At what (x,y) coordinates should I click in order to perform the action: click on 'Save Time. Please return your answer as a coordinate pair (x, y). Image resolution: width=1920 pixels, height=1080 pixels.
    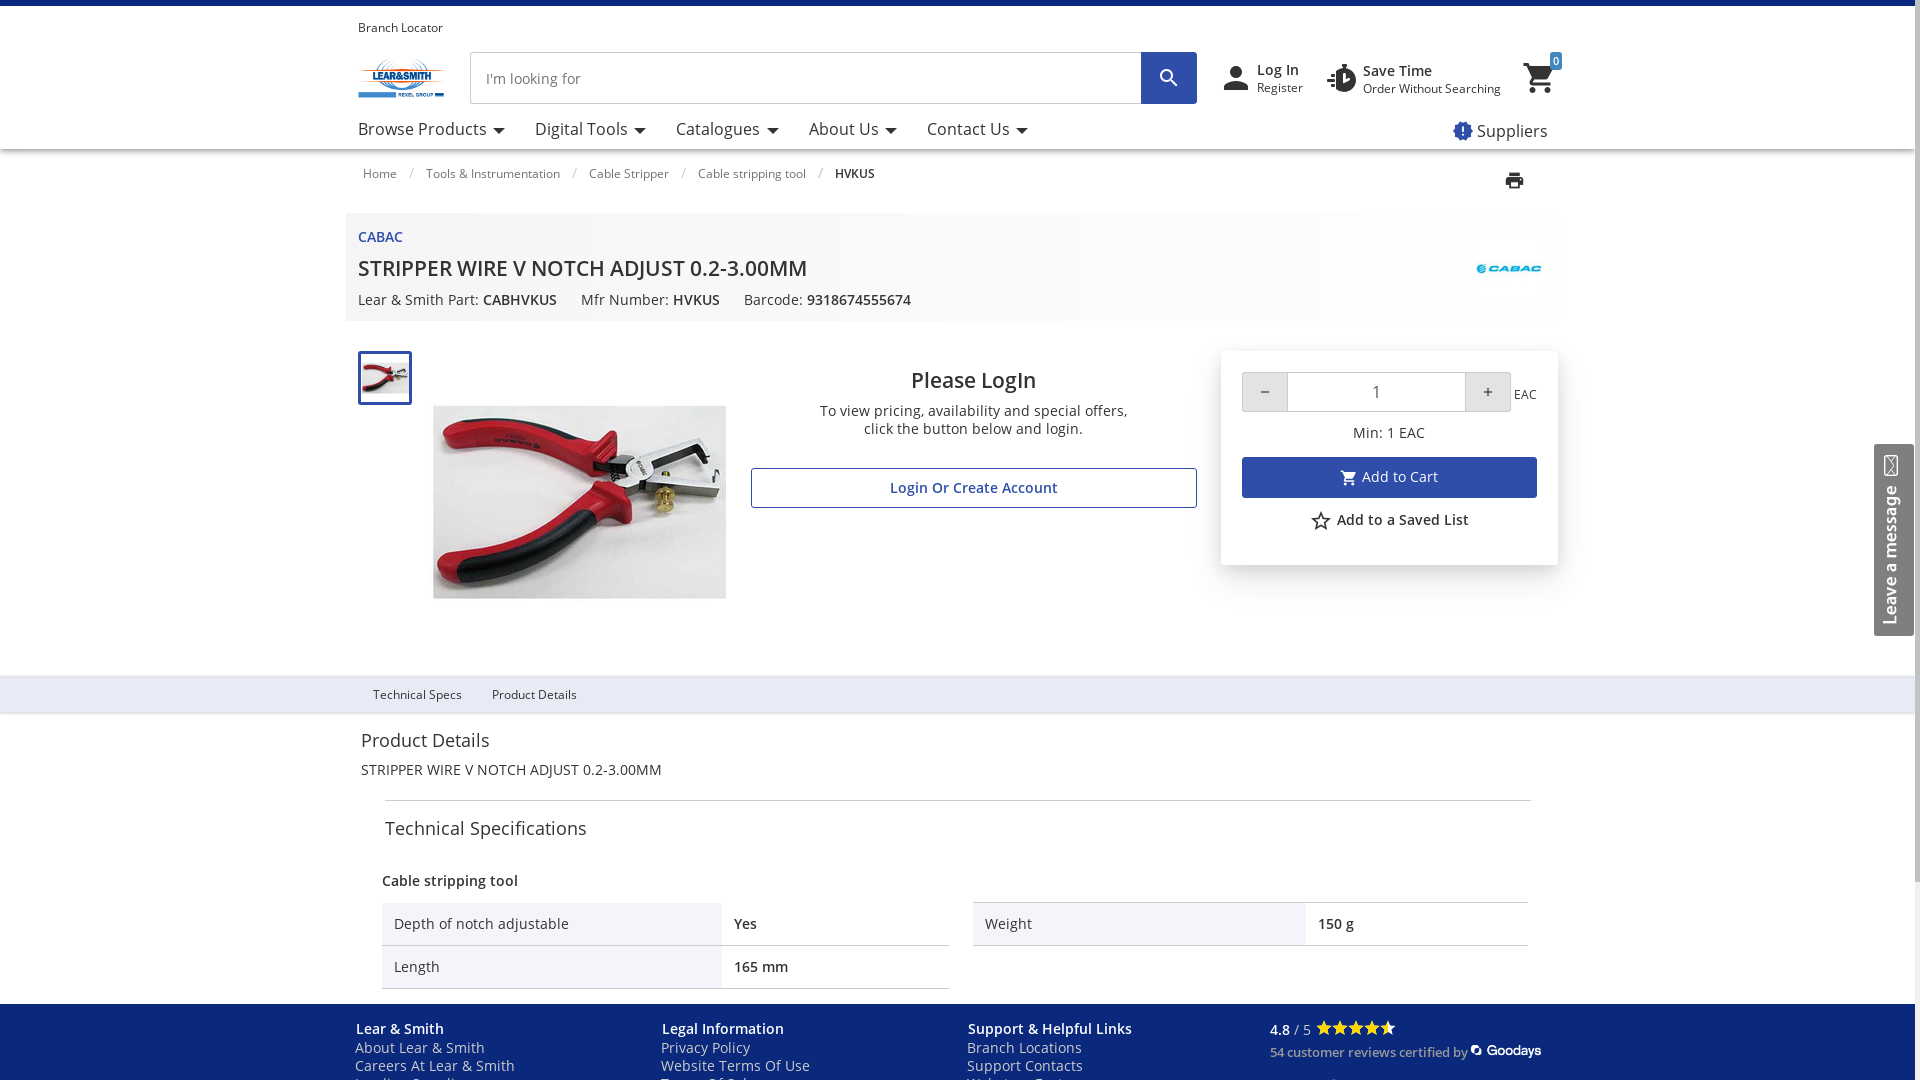
    Looking at the image, I should click on (1411, 76).